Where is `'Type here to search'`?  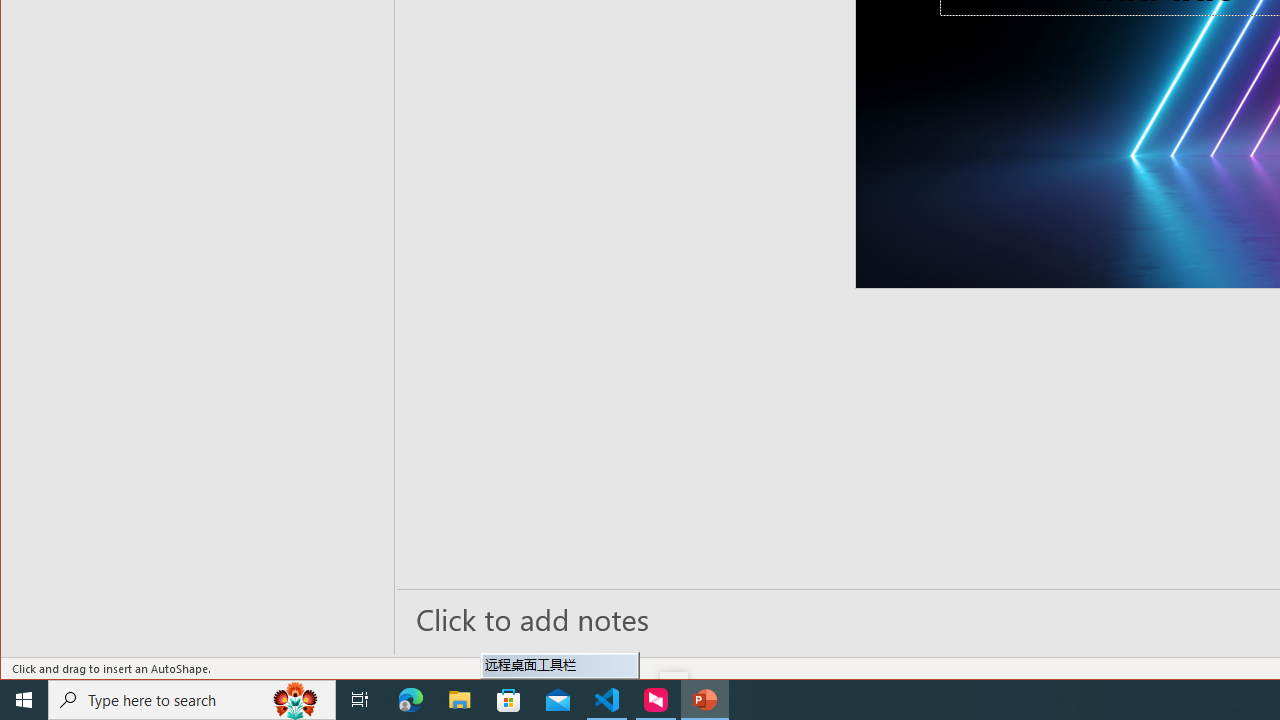 'Type here to search' is located at coordinates (192, 698).